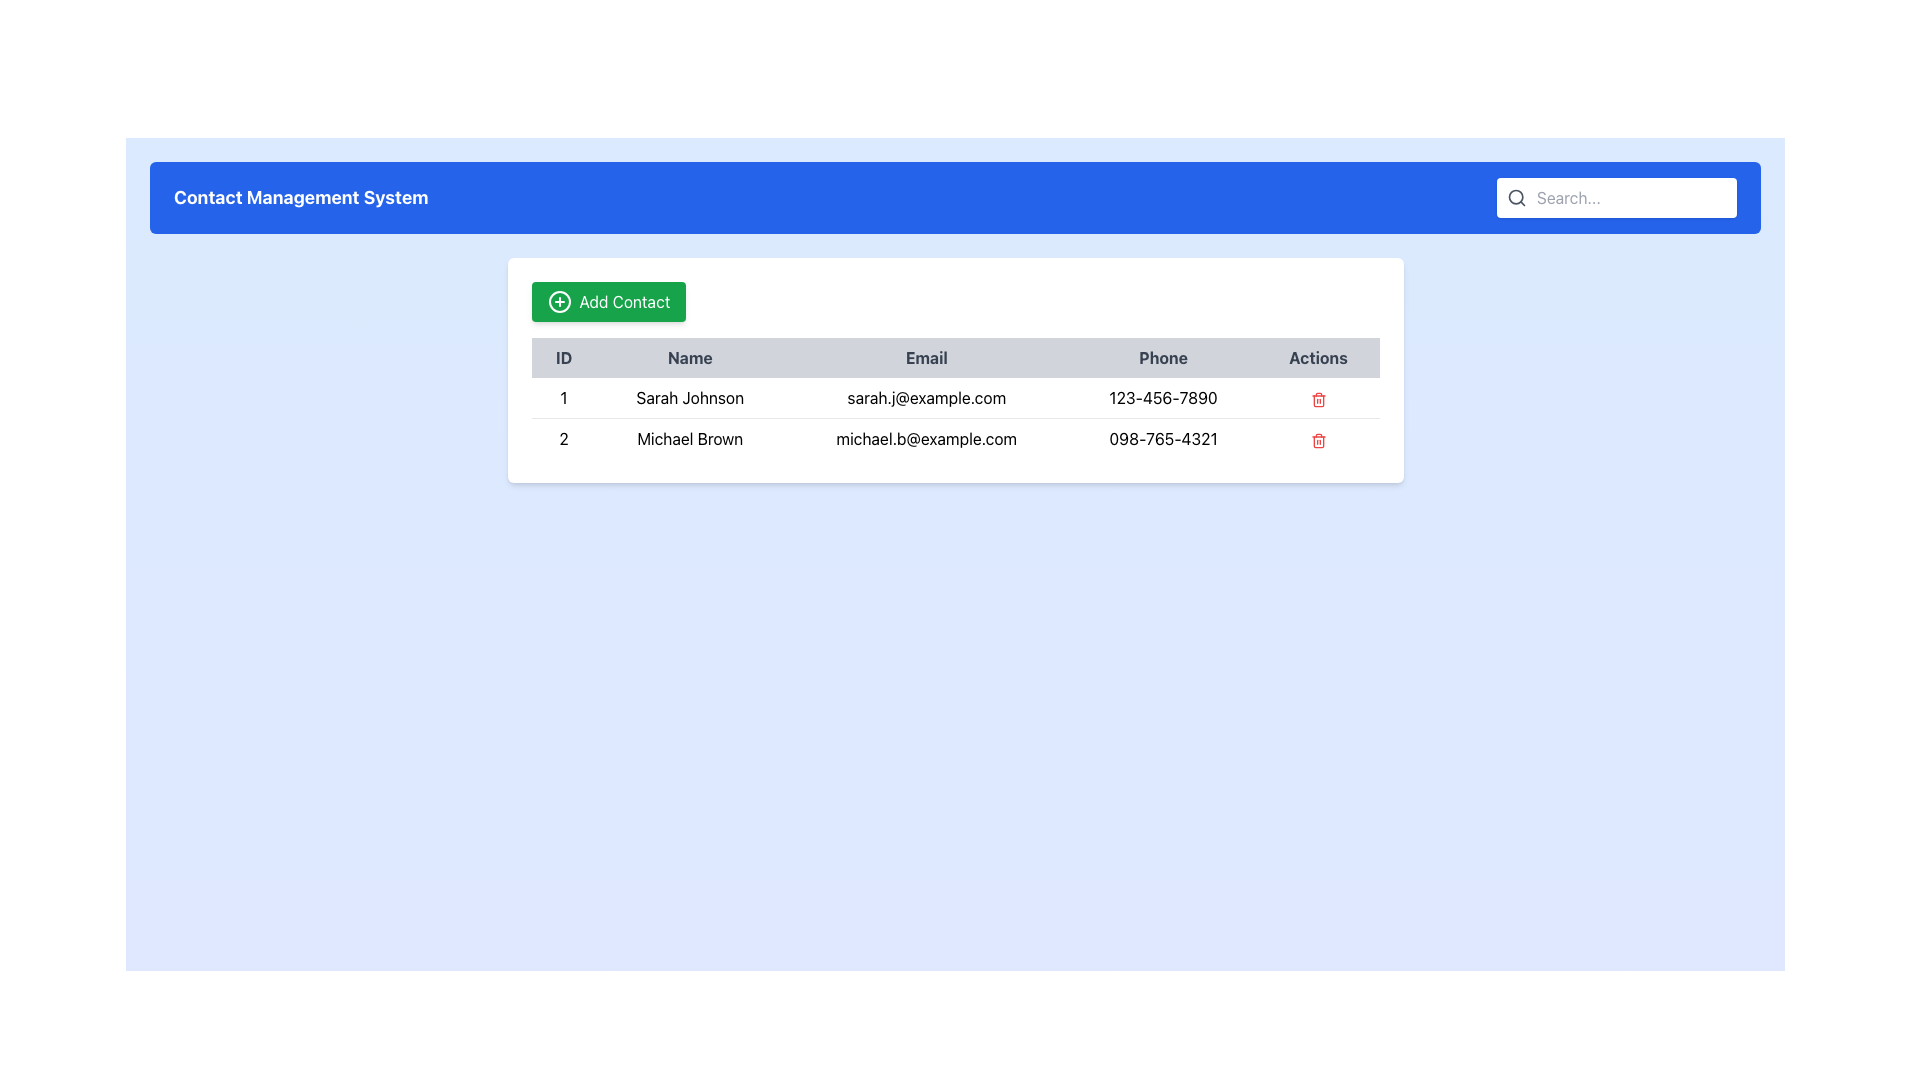 Image resolution: width=1920 pixels, height=1080 pixels. What do you see at coordinates (690, 398) in the screenshot?
I see `the Text label displaying the name of the first contact in the table, located in the second column under the 'Name' header` at bounding box center [690, 398].